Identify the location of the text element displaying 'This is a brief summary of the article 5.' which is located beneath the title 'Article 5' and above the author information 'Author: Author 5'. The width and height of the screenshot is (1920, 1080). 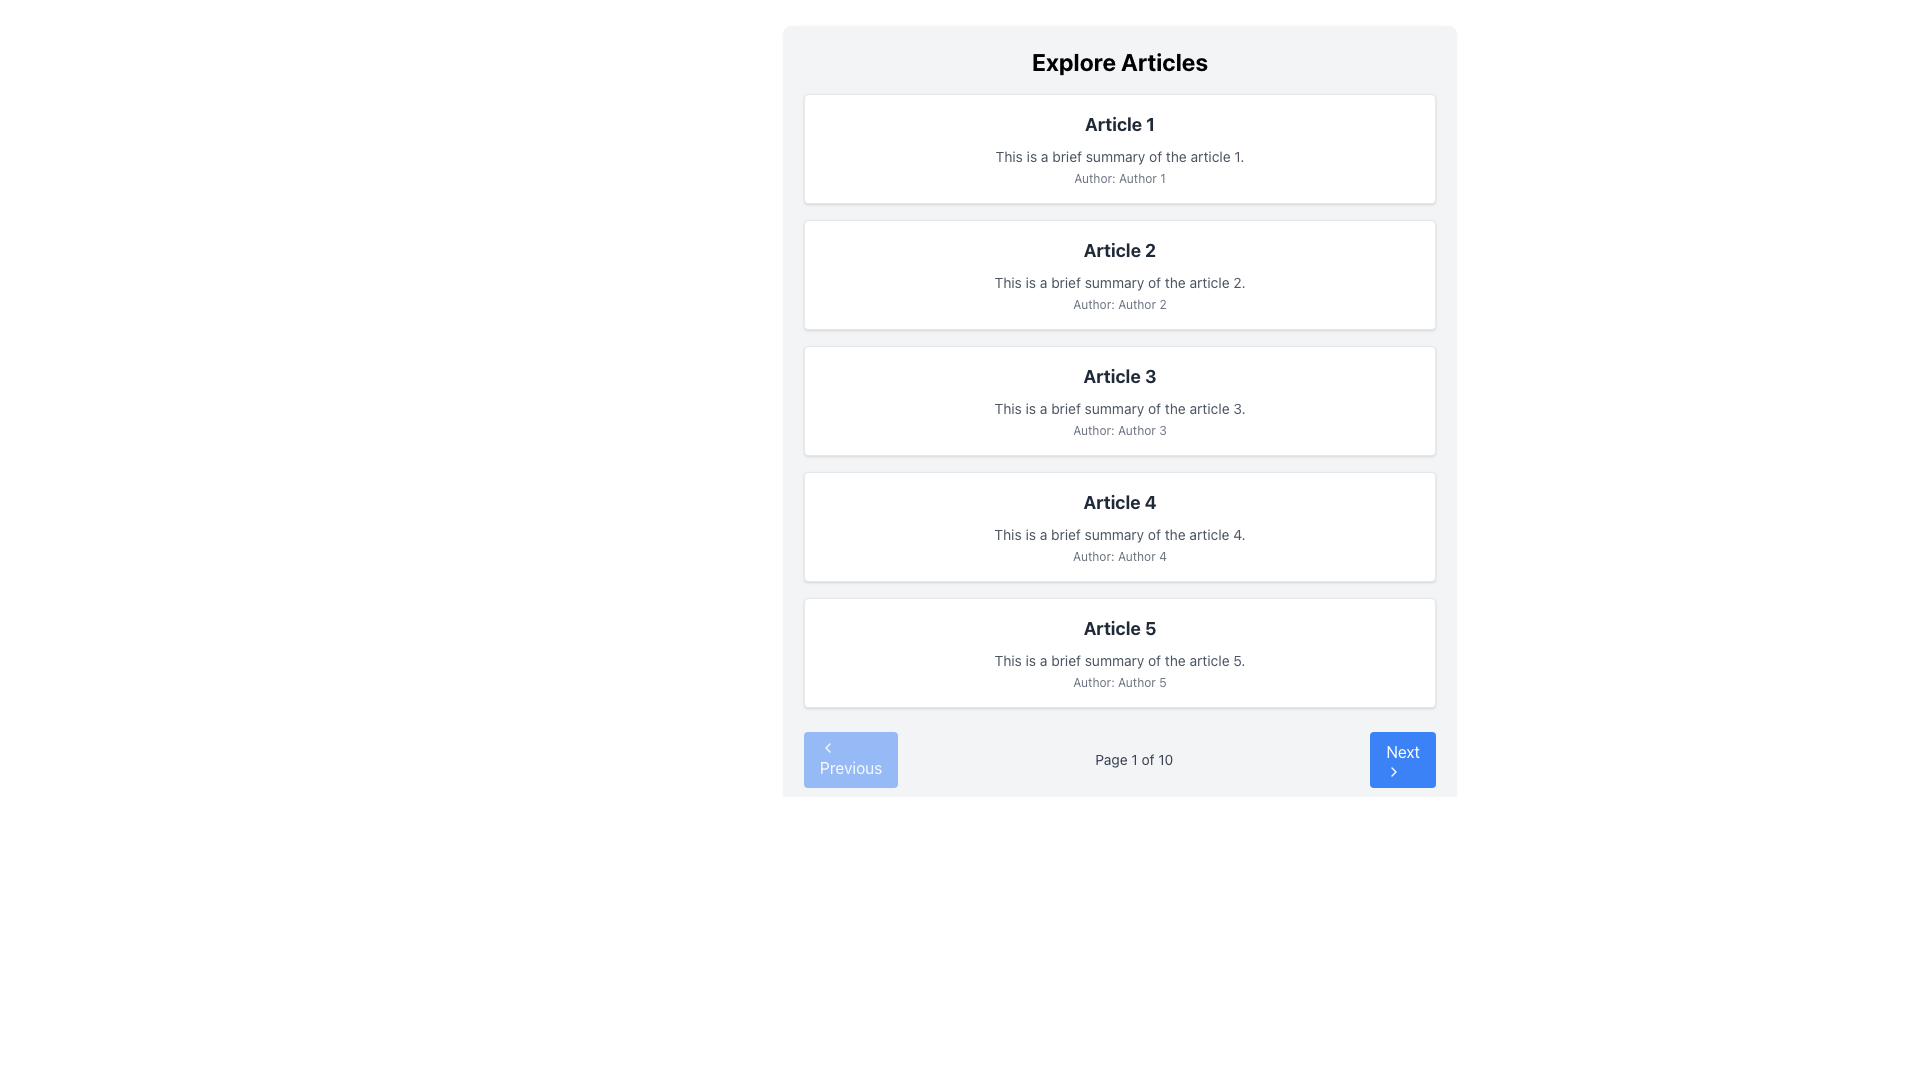
(1118, 660).